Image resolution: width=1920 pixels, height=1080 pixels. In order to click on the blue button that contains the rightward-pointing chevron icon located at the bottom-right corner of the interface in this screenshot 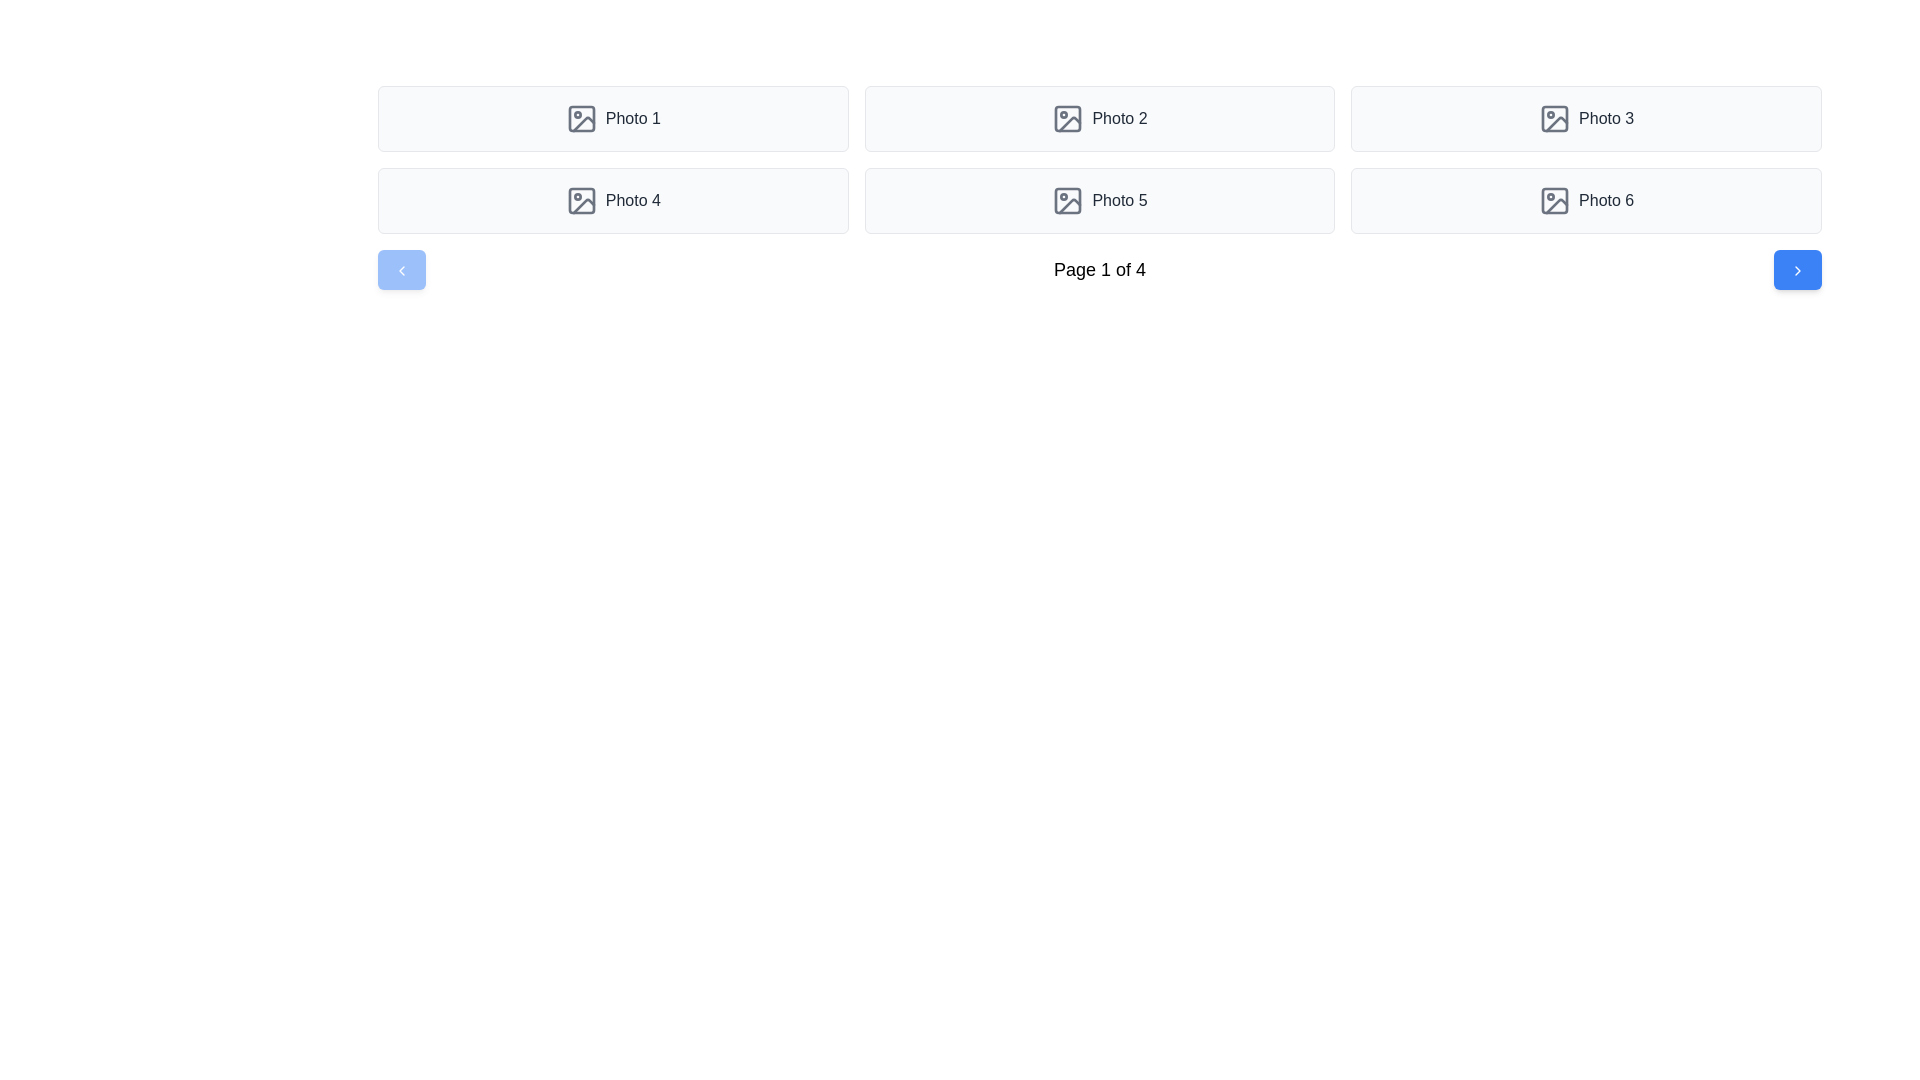, I will do `click(1798, 270)`.